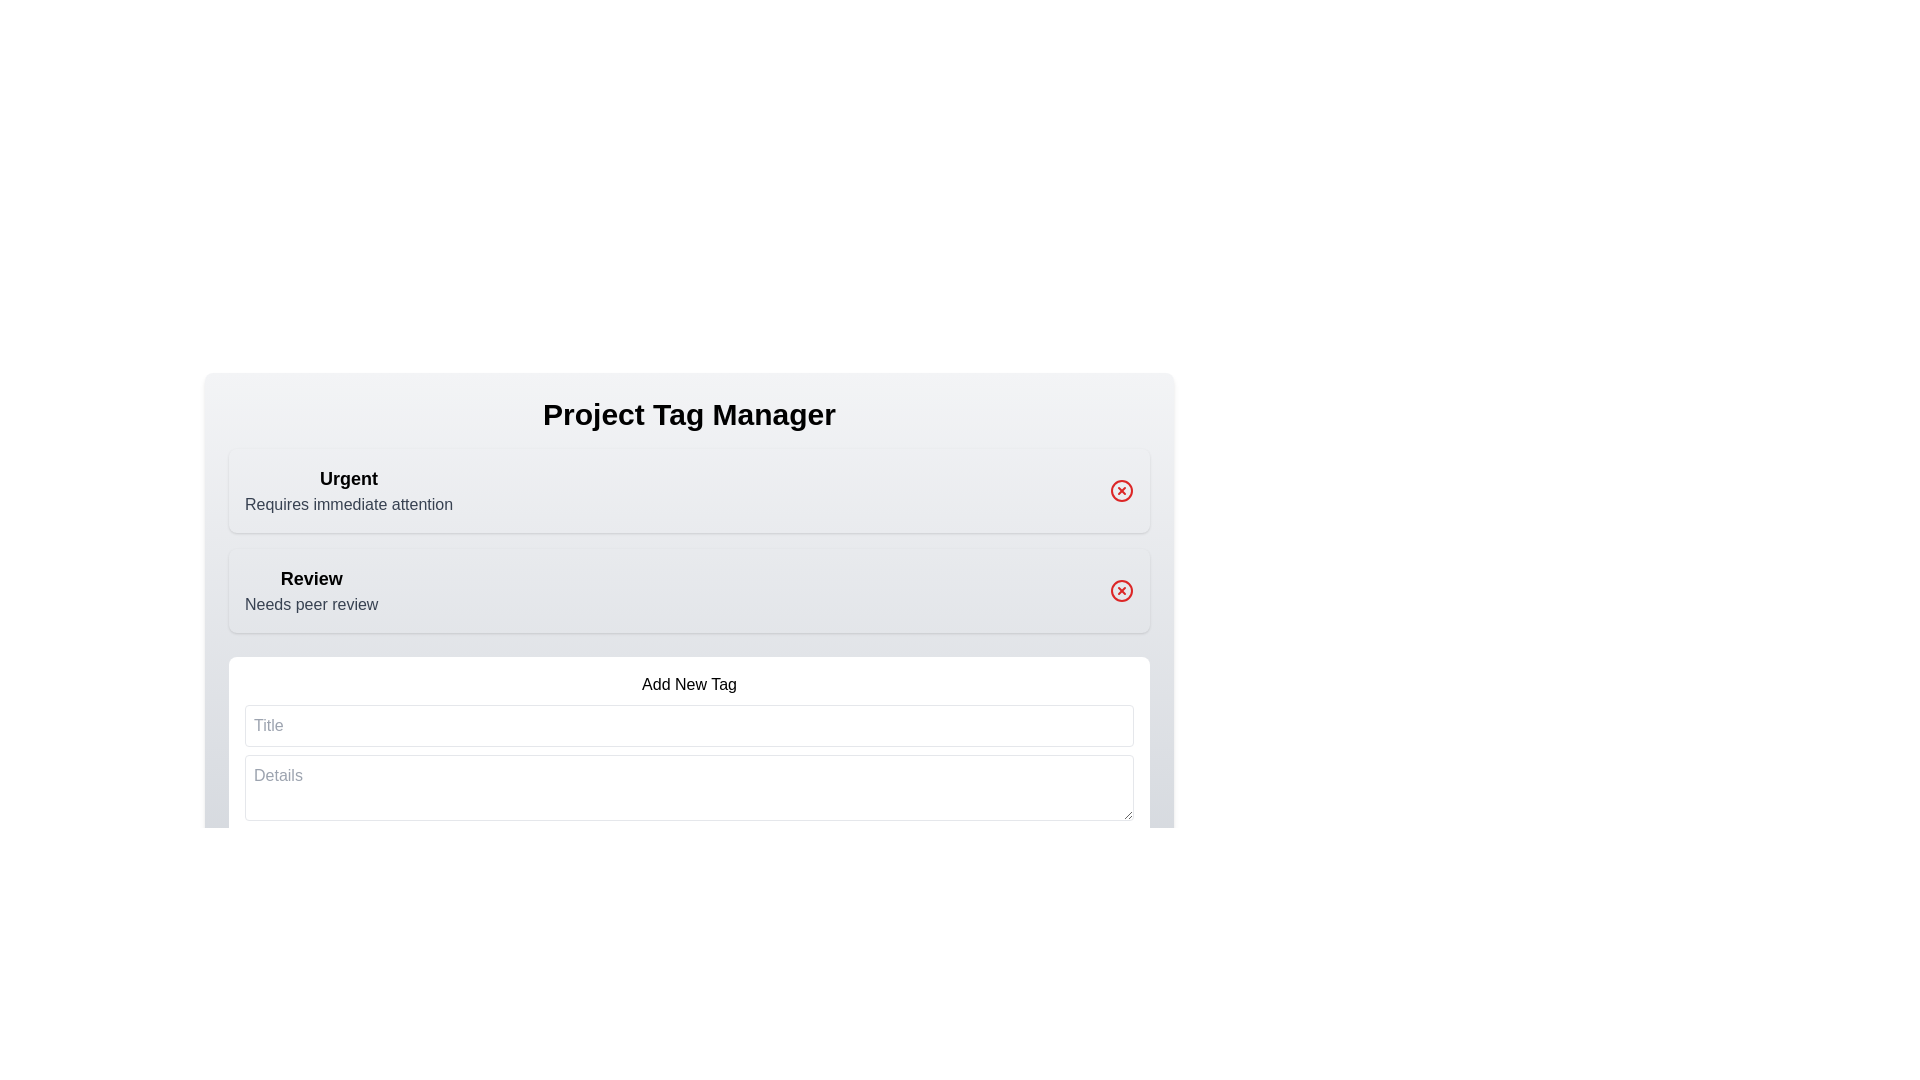  I want to click on the text segment displaying 'Requires immediate attention', which is styled in gray and positioned beneath the bold label 'Urgent', so click(349, 504).